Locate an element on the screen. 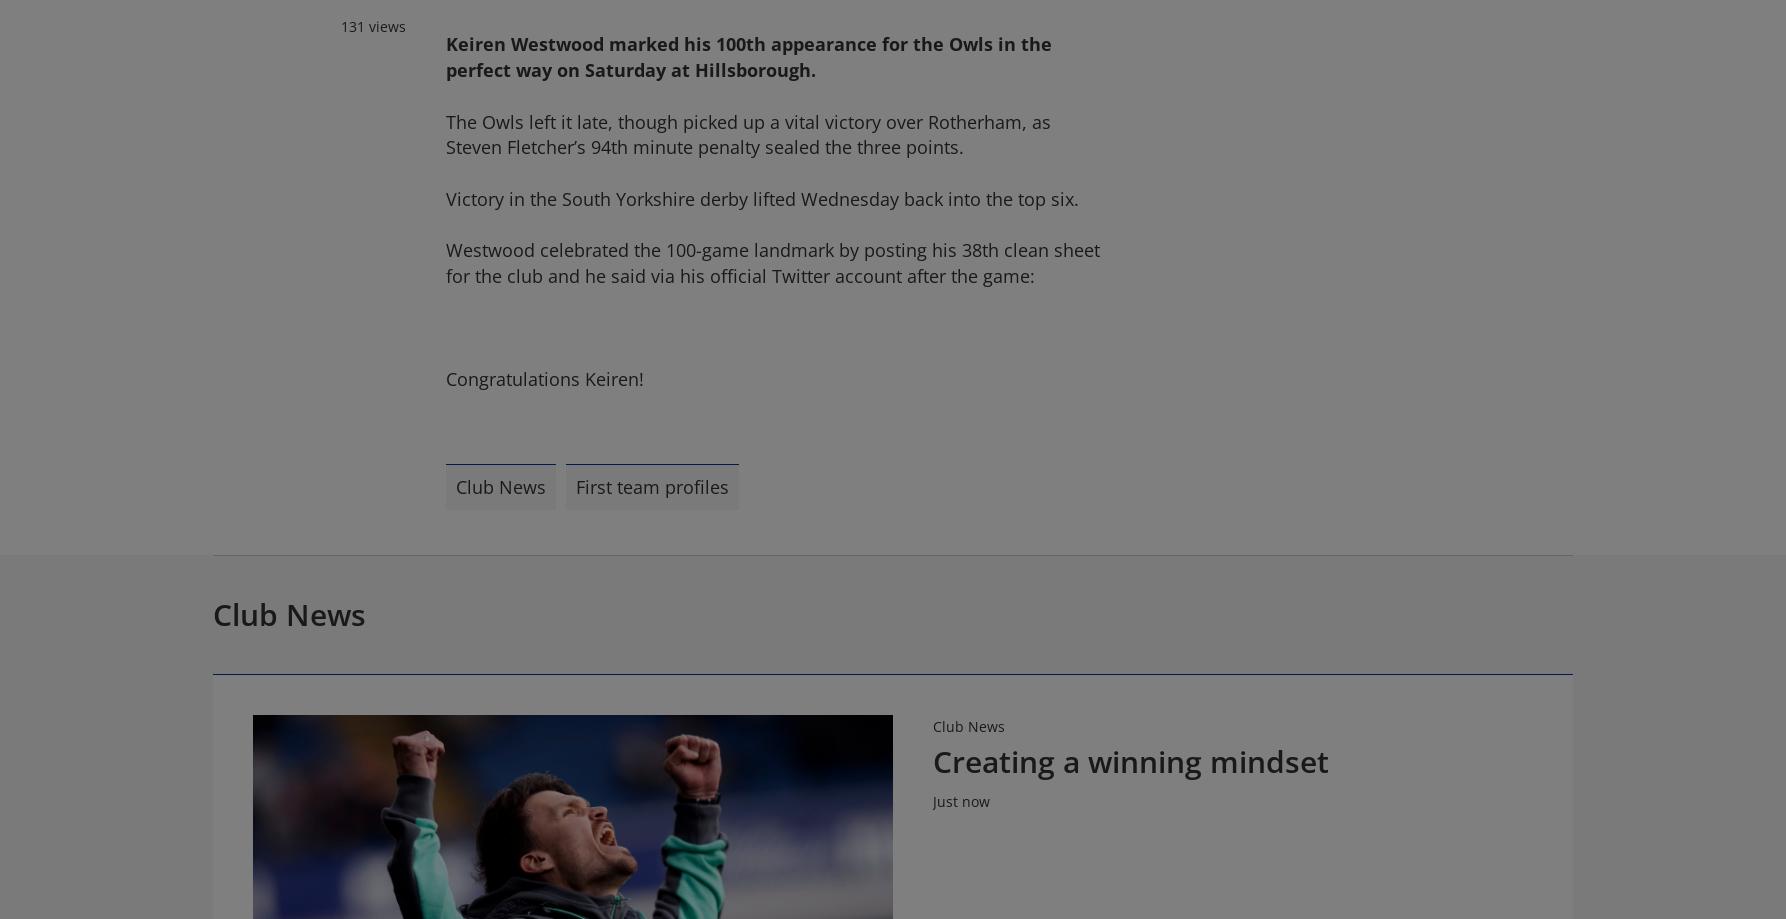 This screenshot has height=919, width=1786. 'Victory in the South Yorkshire derby lifted Wednesday back into the top six.' is located at coordinates (761, 198).